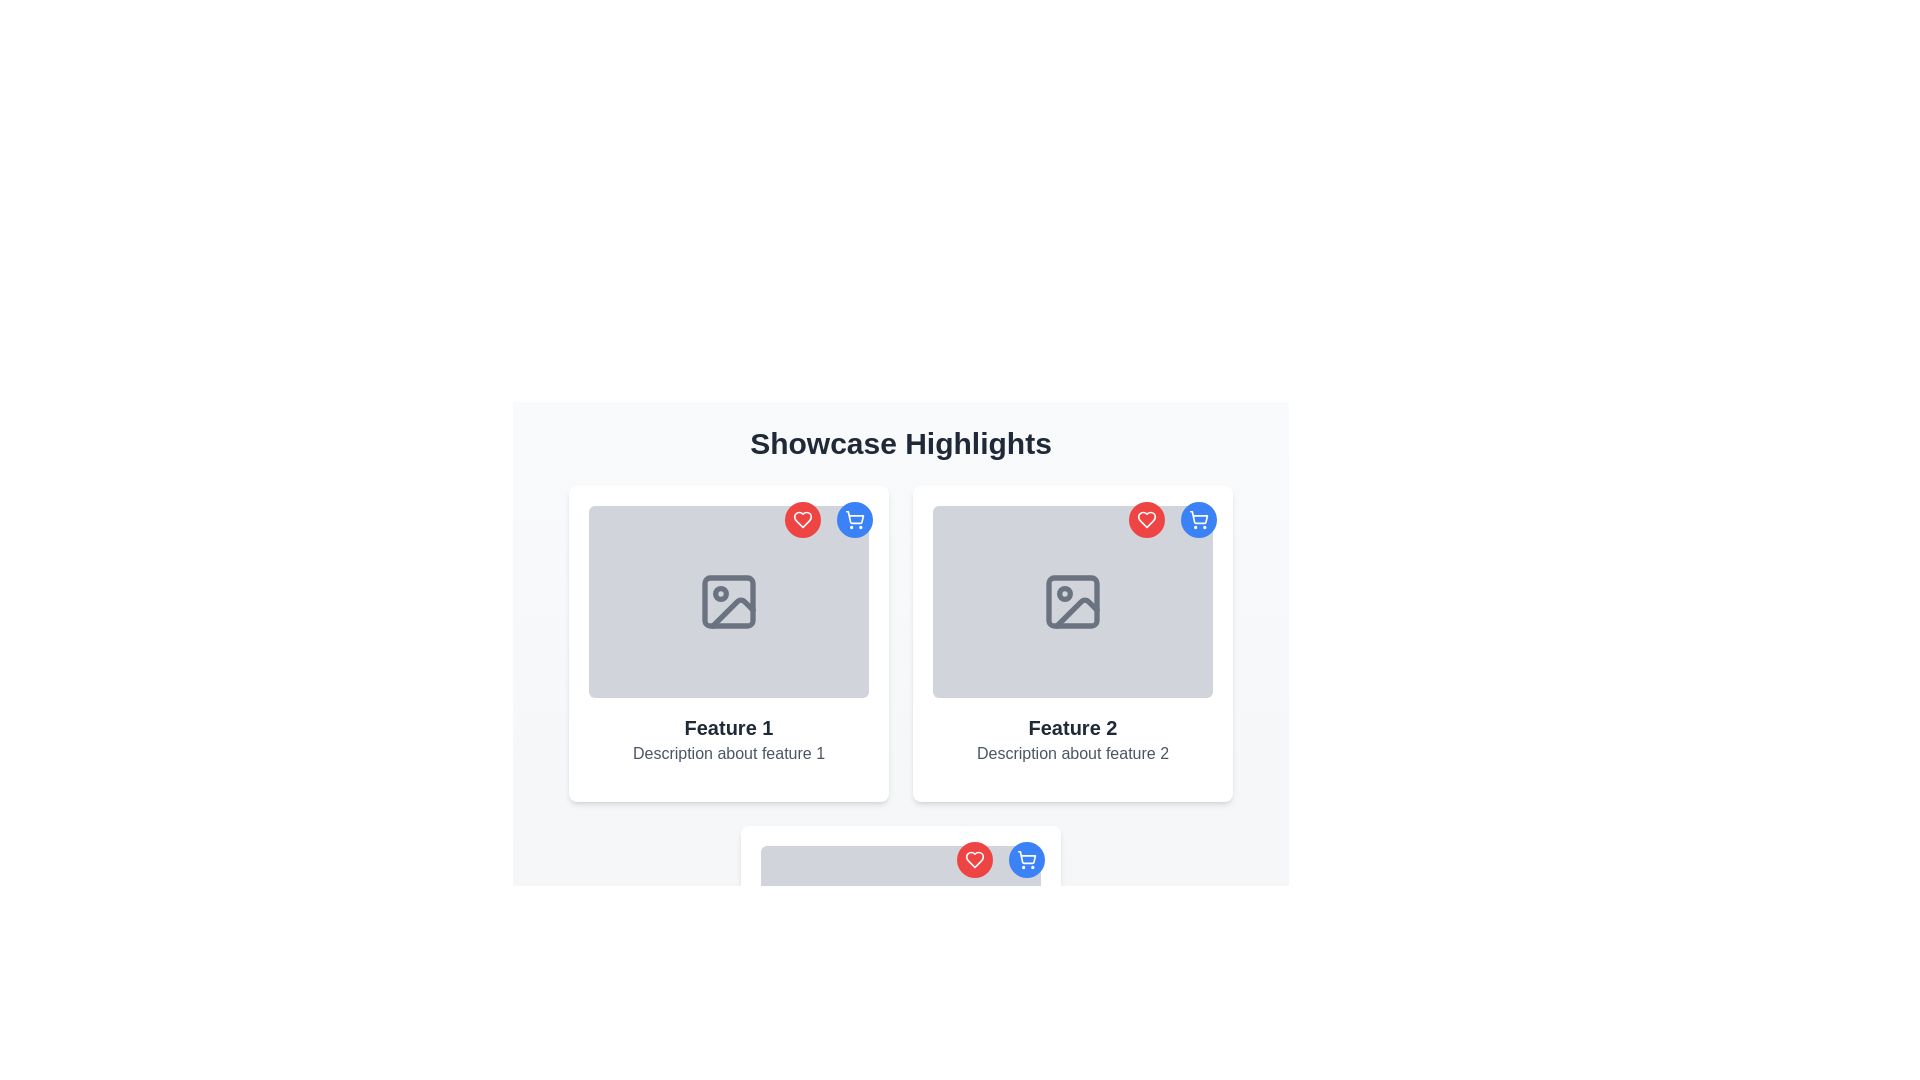 The image size is (1920, 1080). I want to click on the decorative SVG component that represents an image-related feature for 'Feature 2', located in the second position of the second row of the grid layout, so click(1072, 600).